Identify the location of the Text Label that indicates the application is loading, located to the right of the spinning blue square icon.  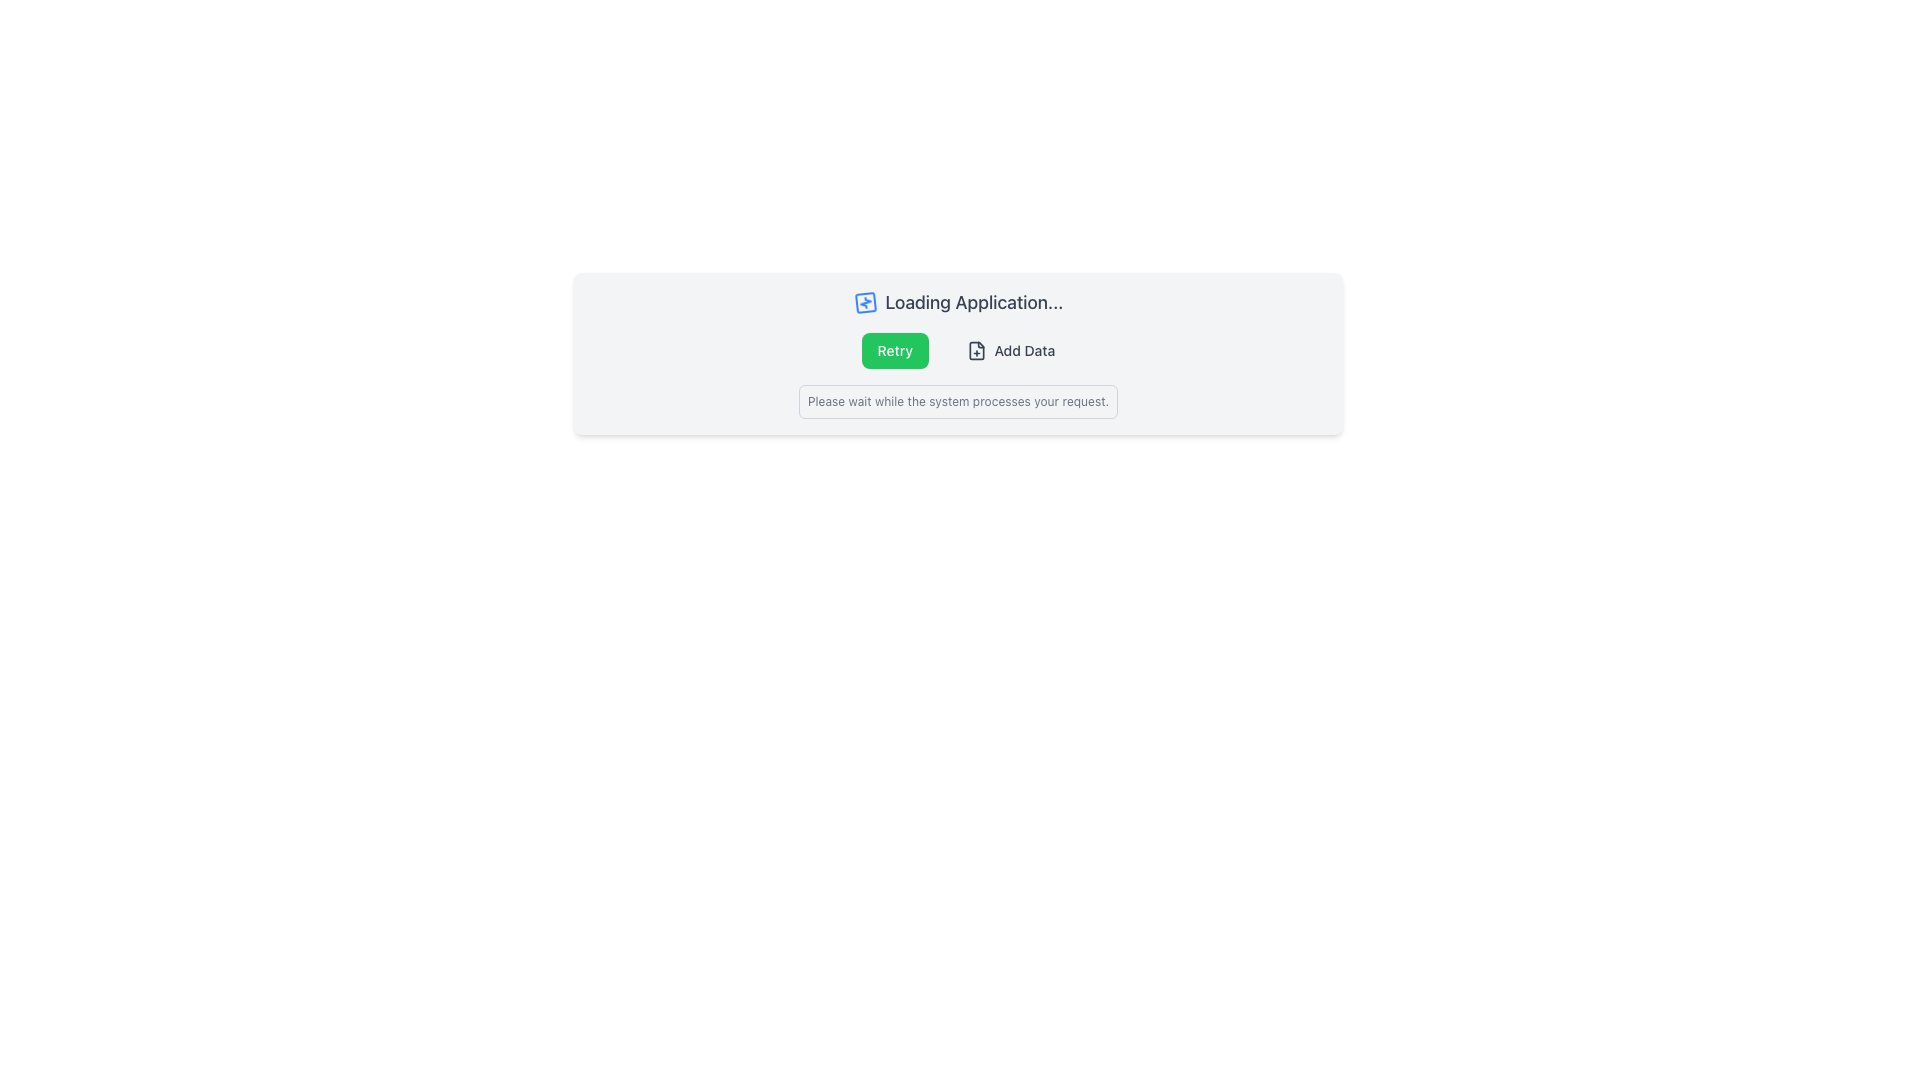
(974, 303).